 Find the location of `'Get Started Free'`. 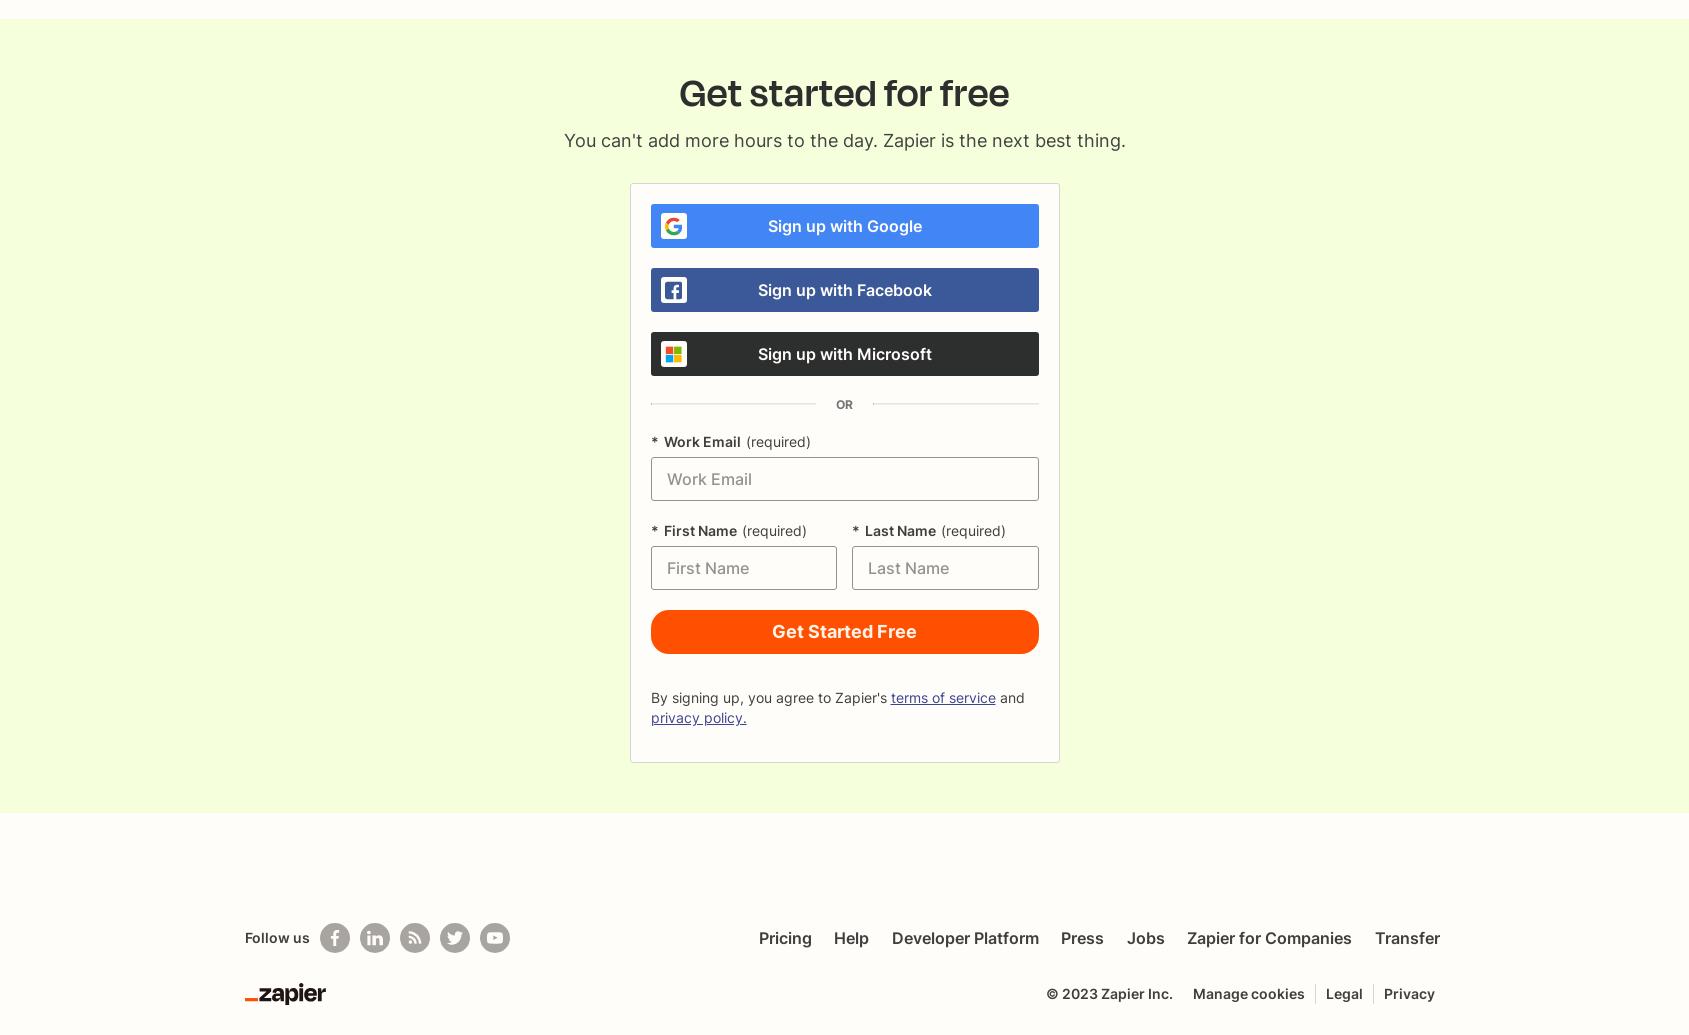

'Get Started Free' is located at coordinates (843, 630).